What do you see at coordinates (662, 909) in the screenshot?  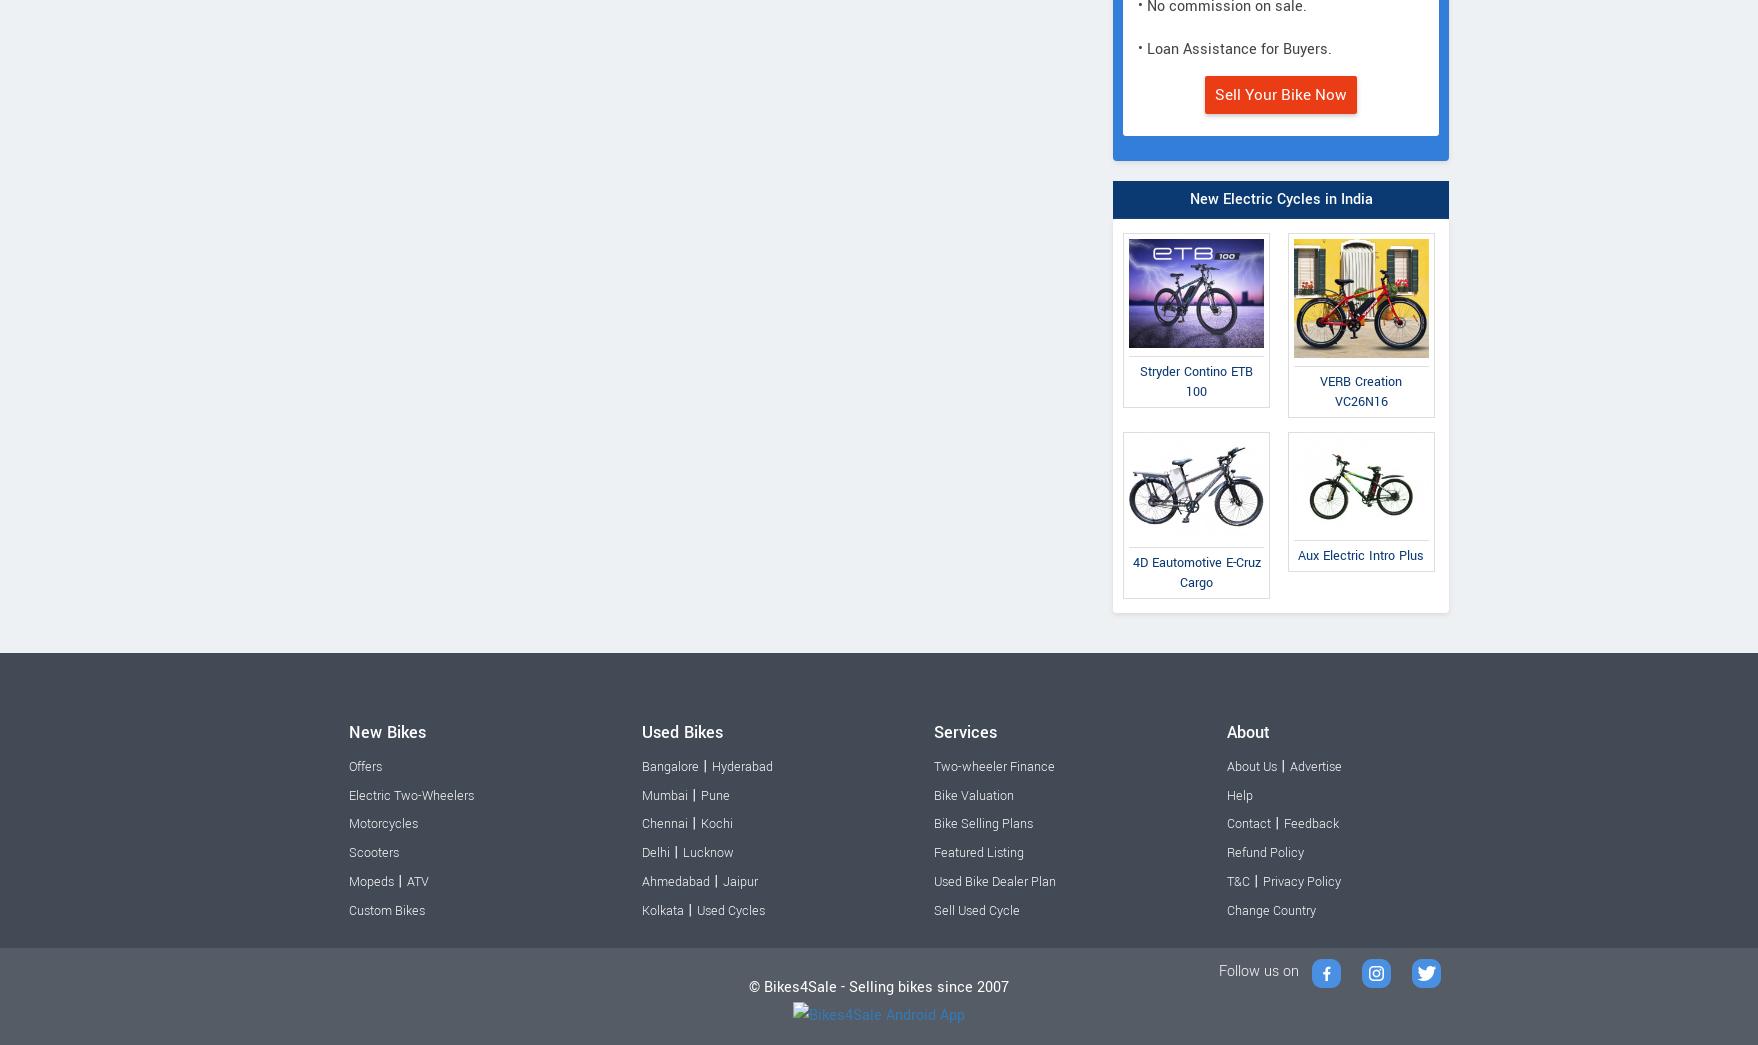 I see `'Kolkata'` at bounding box center [662, 909].